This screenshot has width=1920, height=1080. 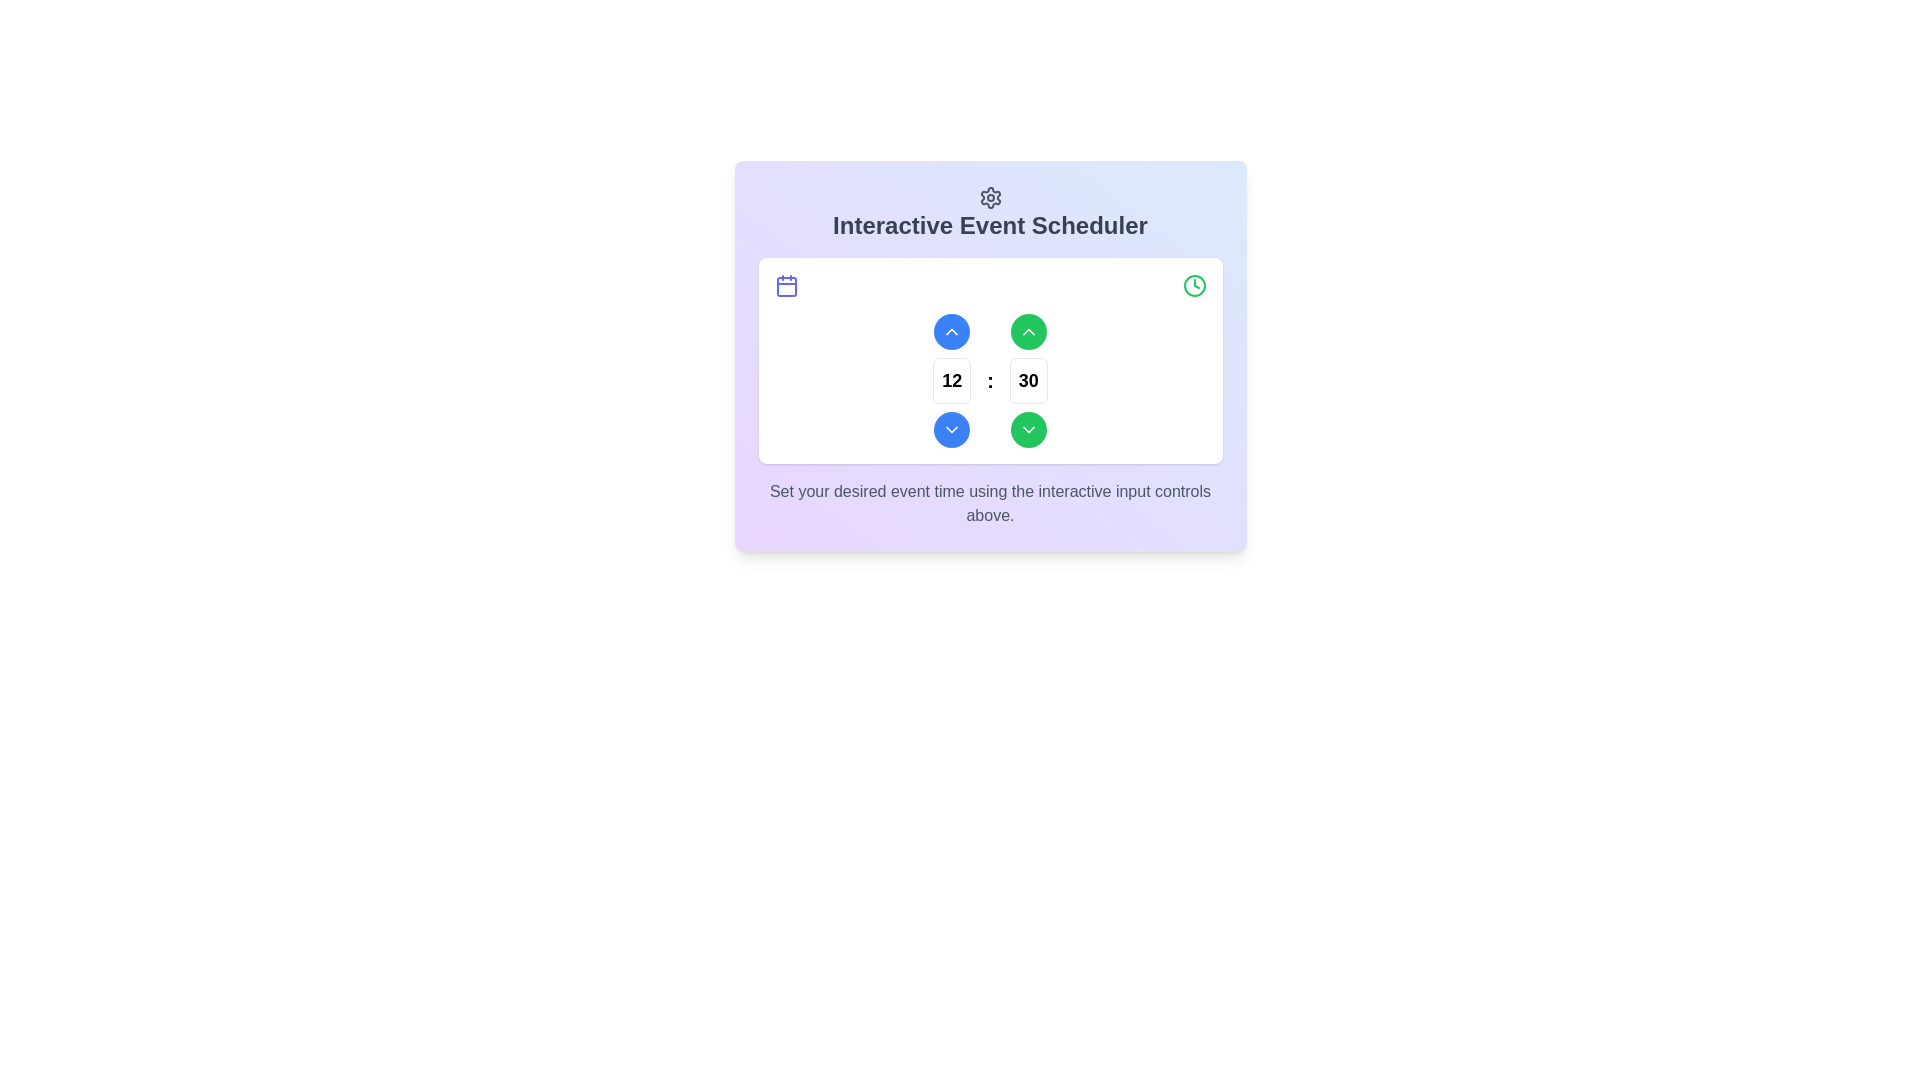 What do you see at coordinates (990, 355) in the screenshot?
I see `the time increment button located within the interactive time scheduler element, which is centrally positioned in the upper half of the visible area` at bounding box center [990, 355].